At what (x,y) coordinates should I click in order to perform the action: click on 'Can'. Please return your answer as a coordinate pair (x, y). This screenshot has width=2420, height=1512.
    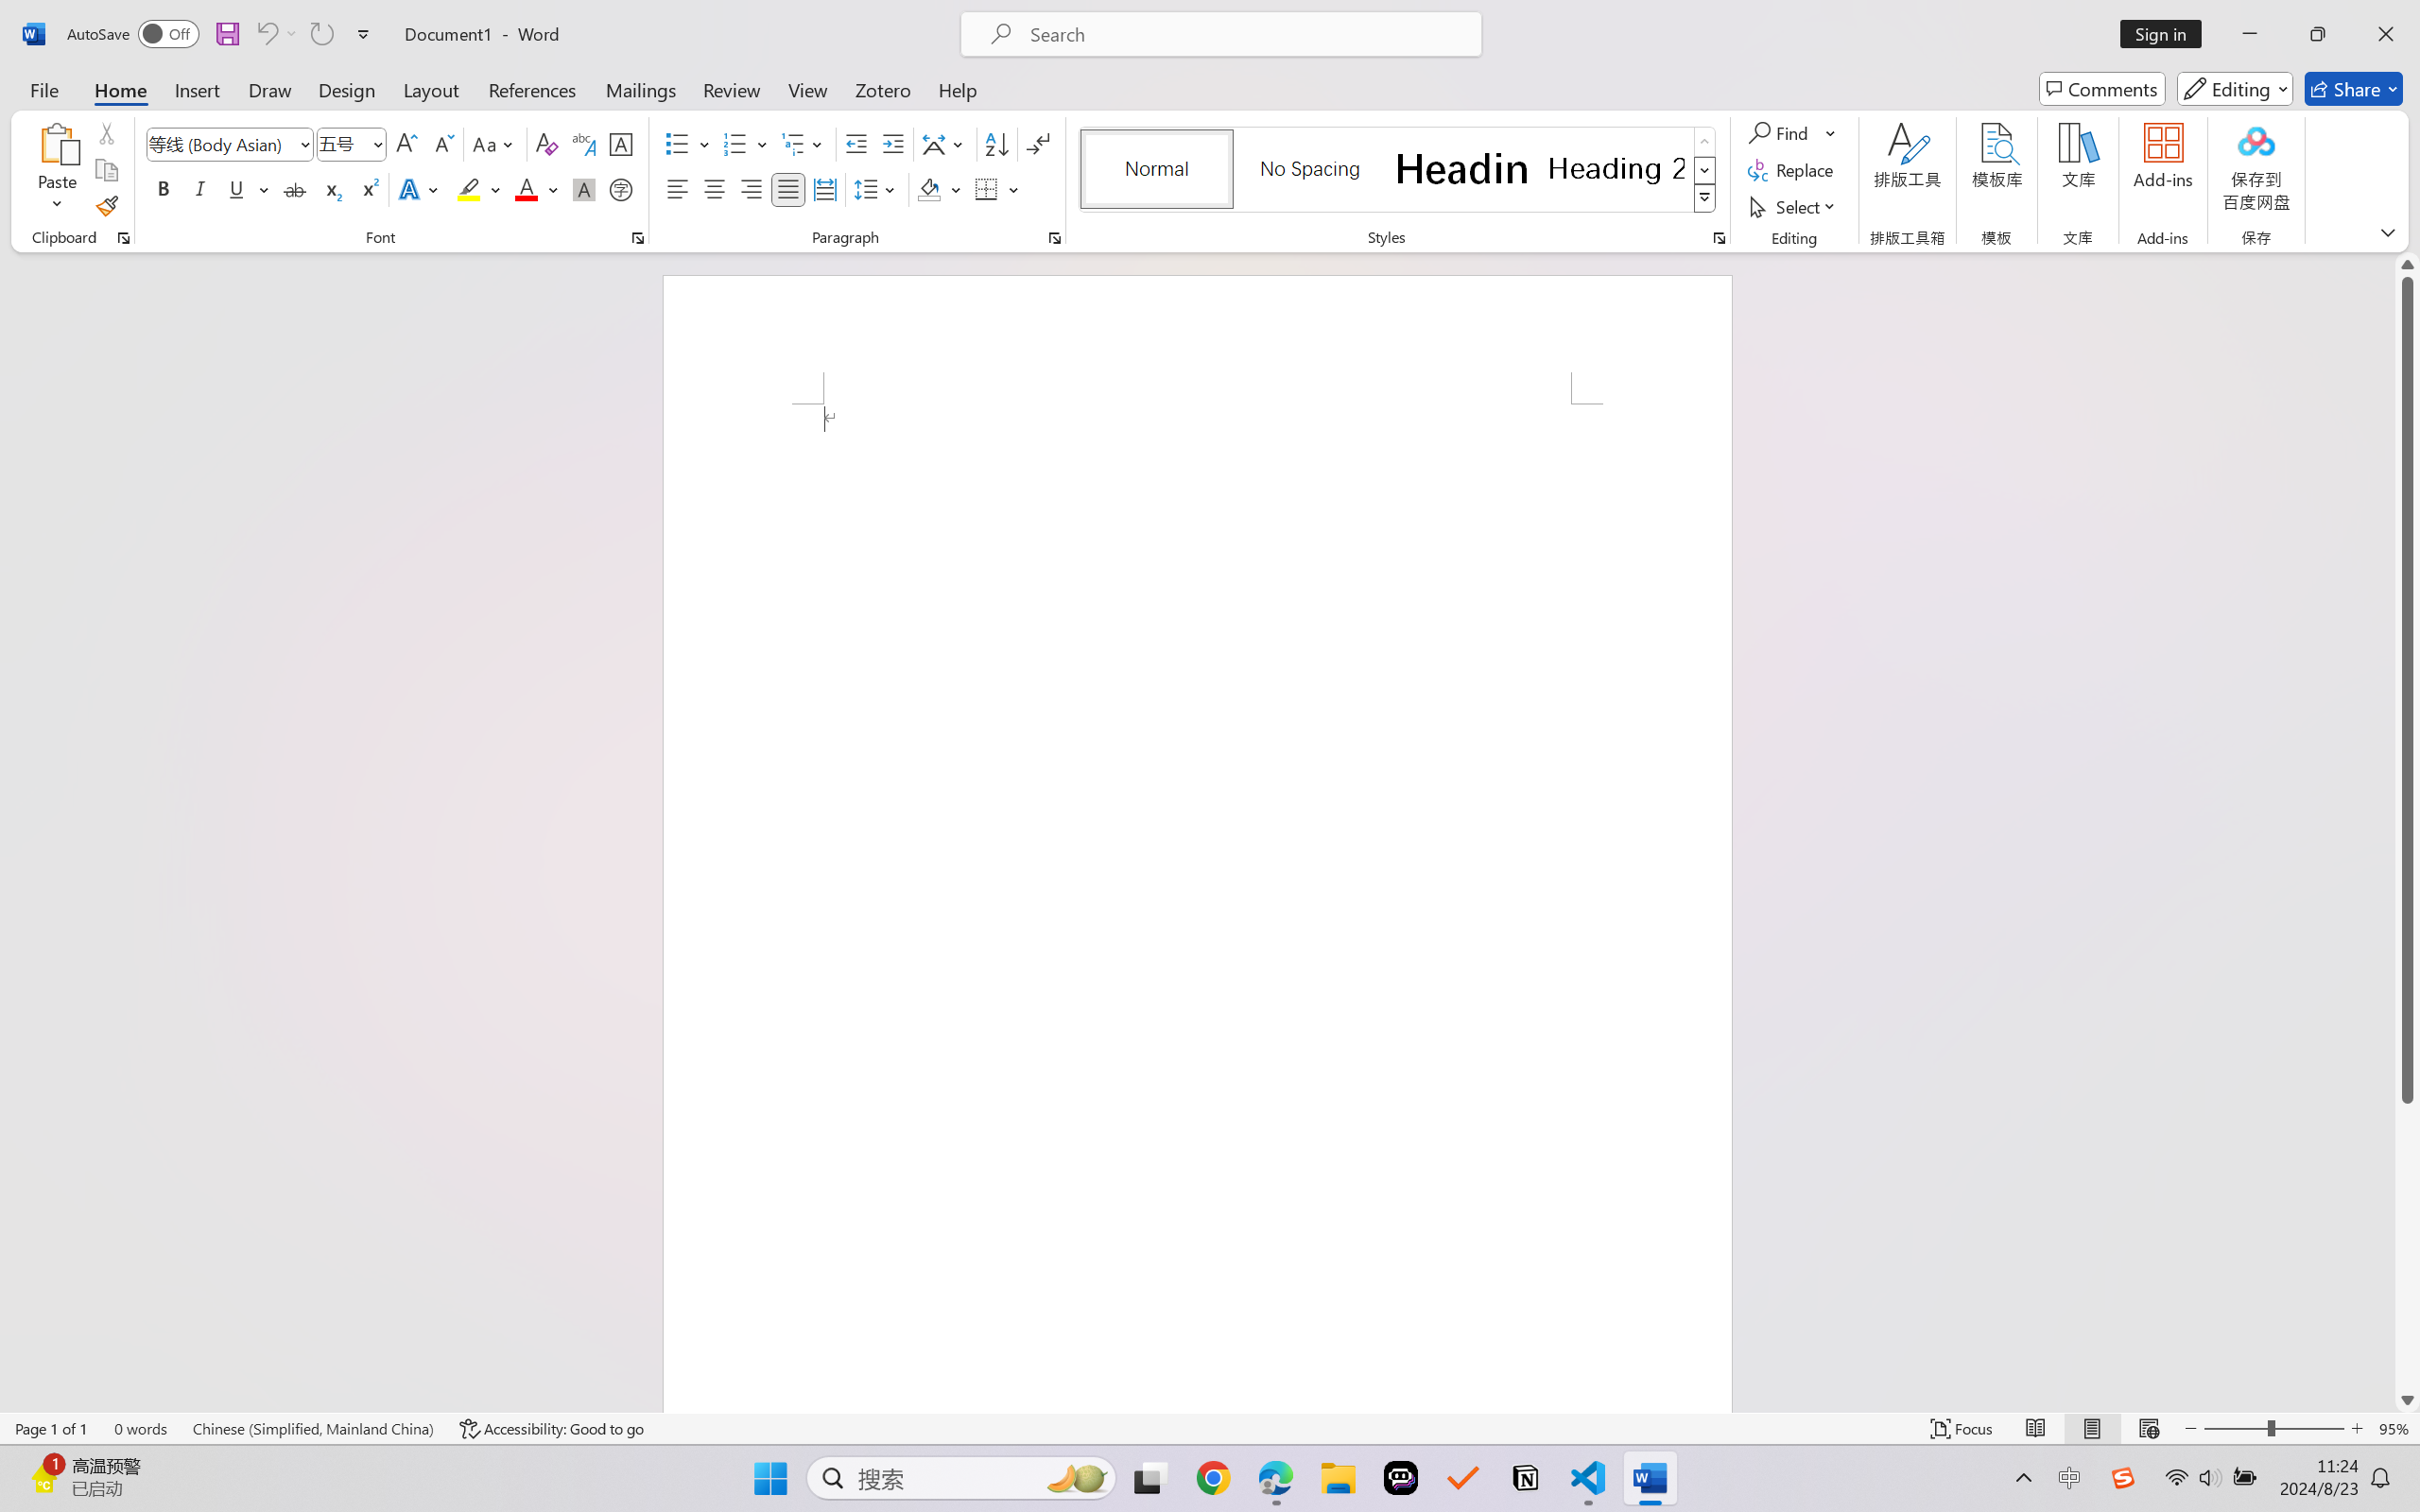
    Looking at the image, I should click on (320, 33).